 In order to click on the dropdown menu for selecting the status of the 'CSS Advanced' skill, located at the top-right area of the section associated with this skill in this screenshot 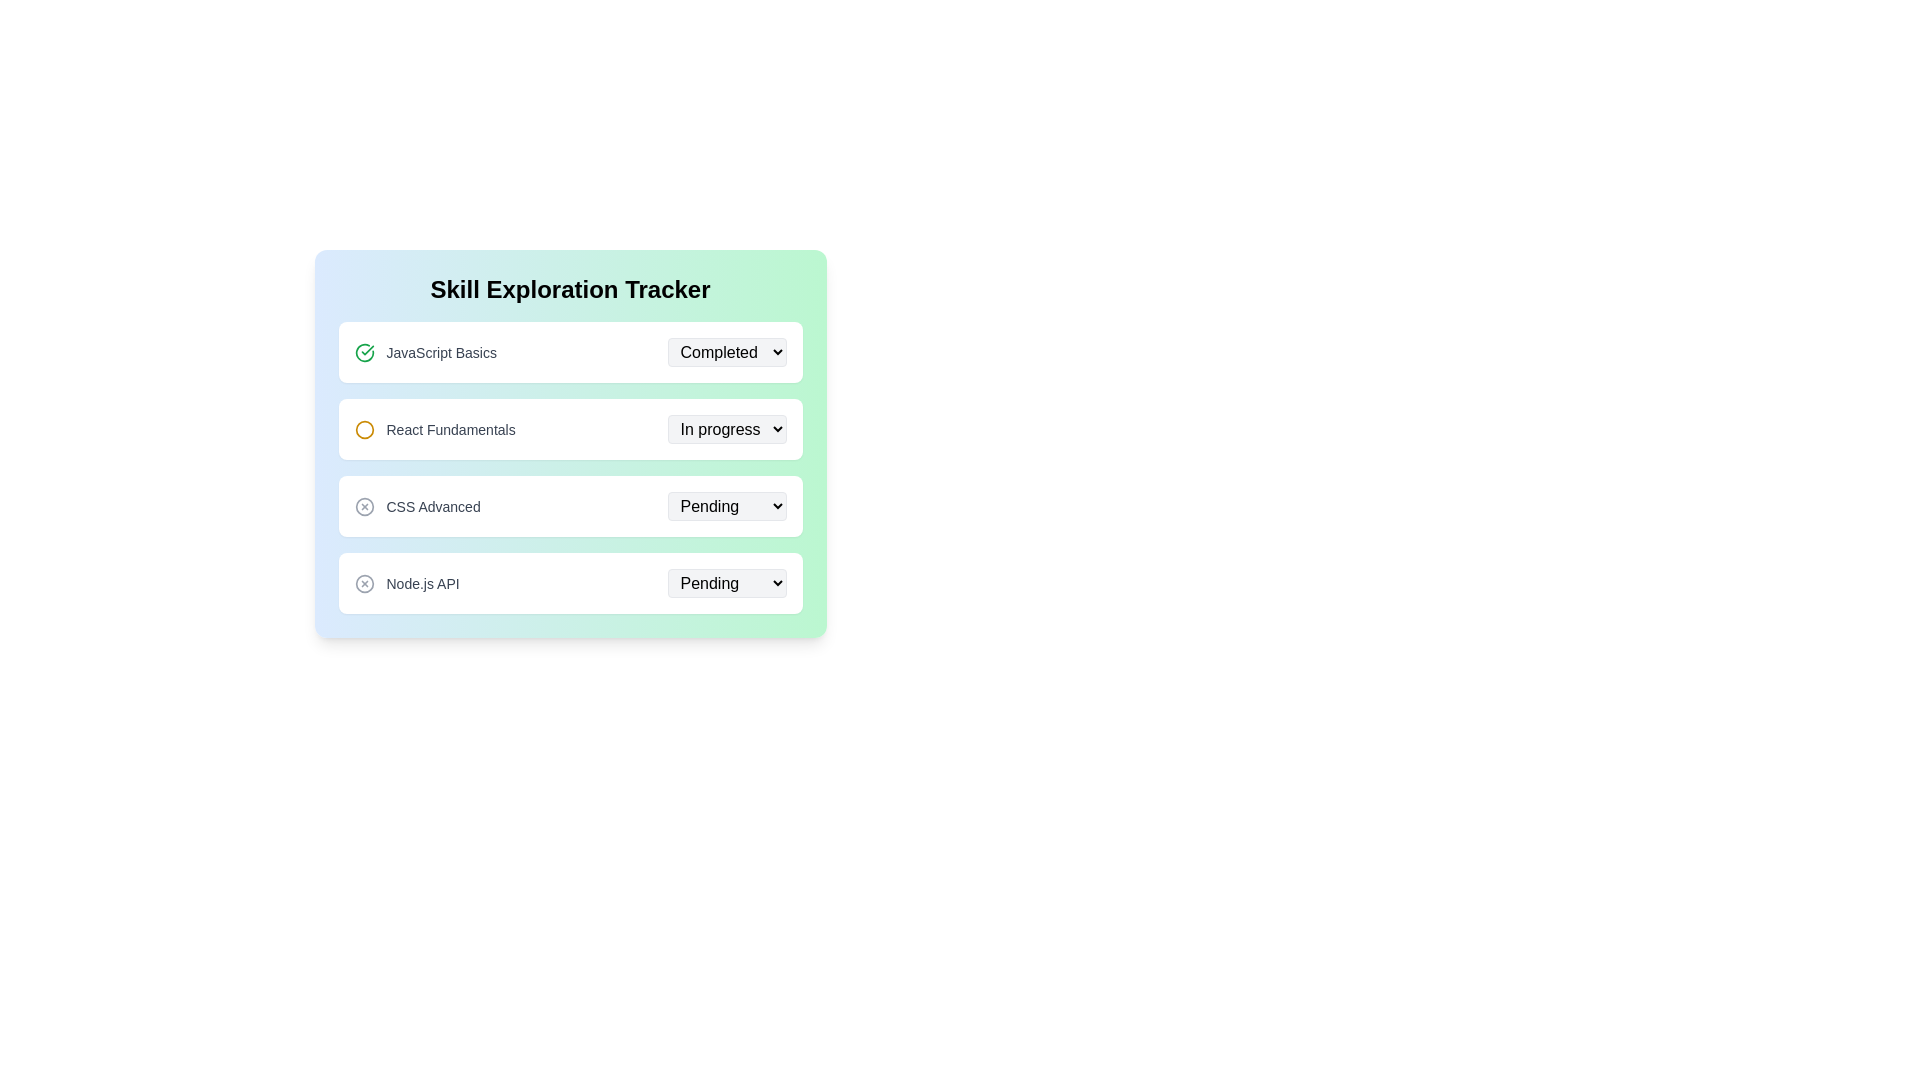, I will do `click(725, 505)`.